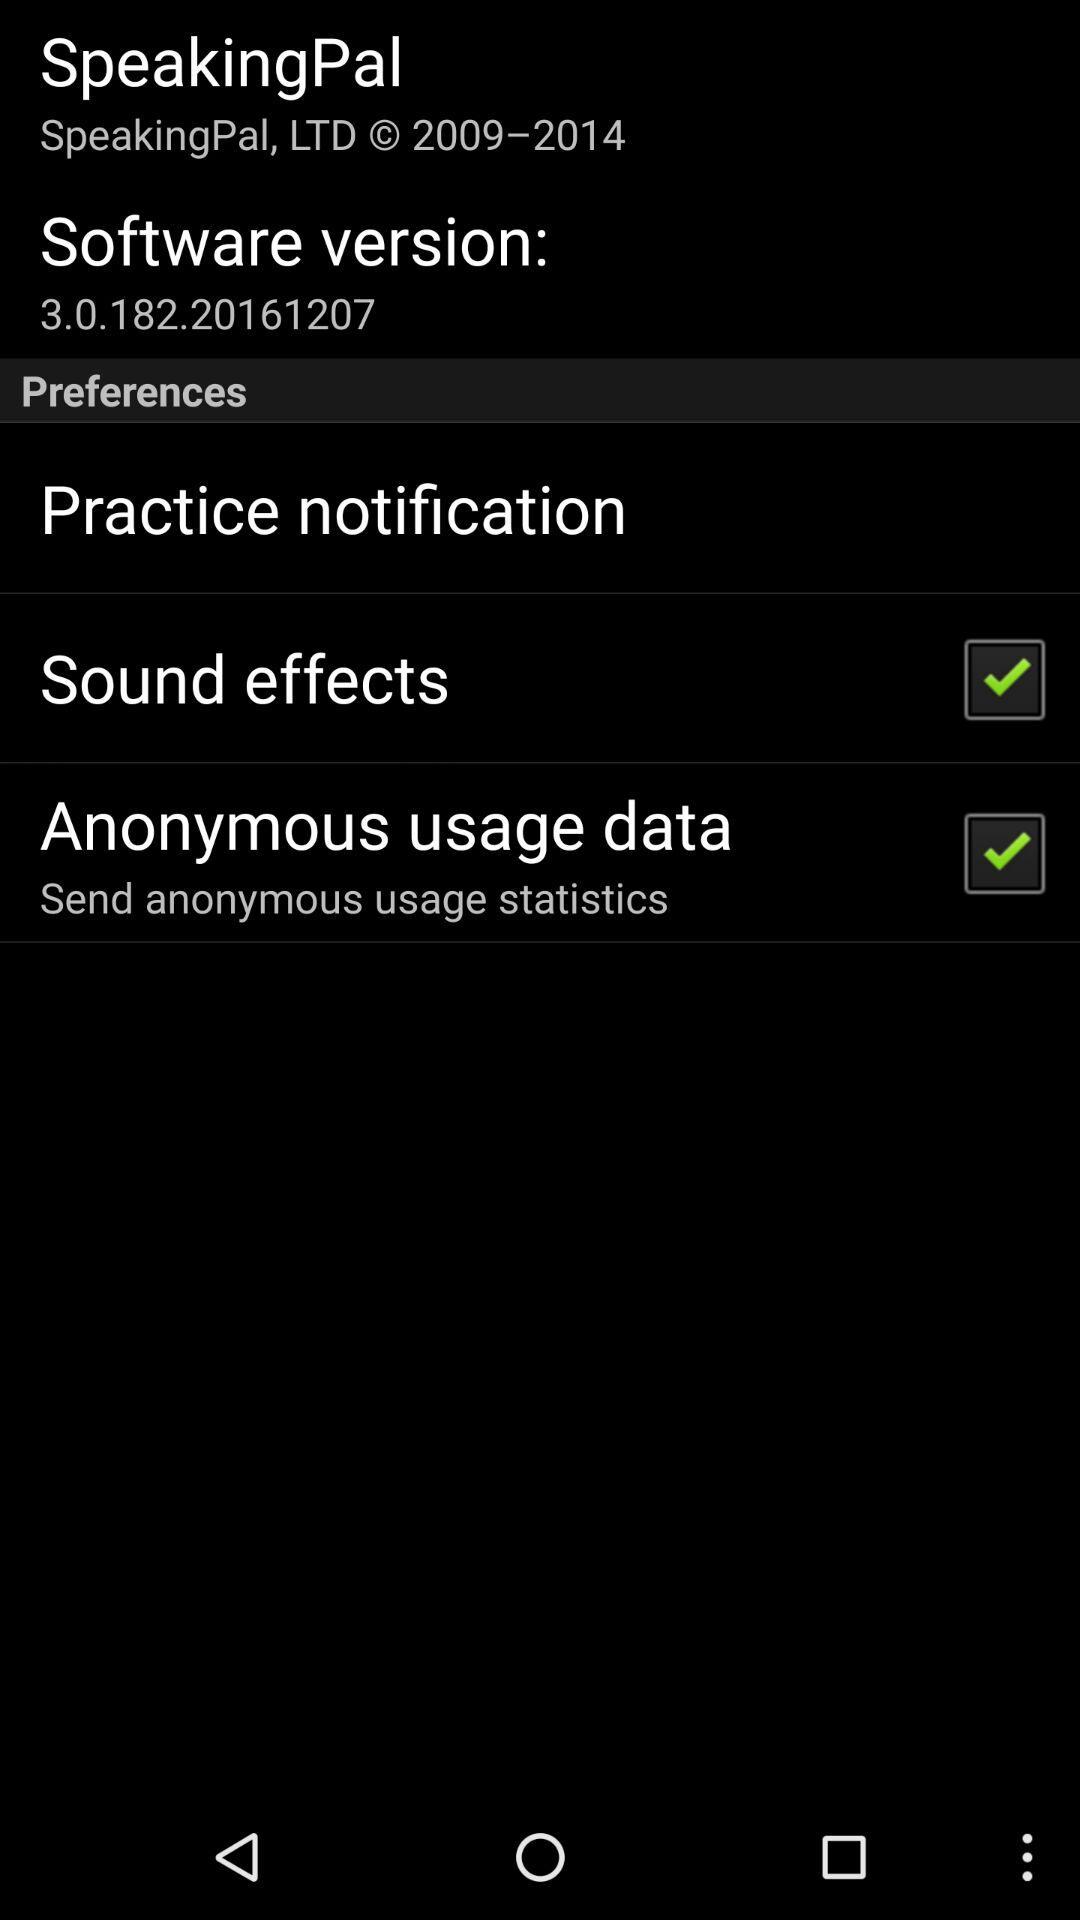  I want to click on icon above preferences item, so click(207, 311).